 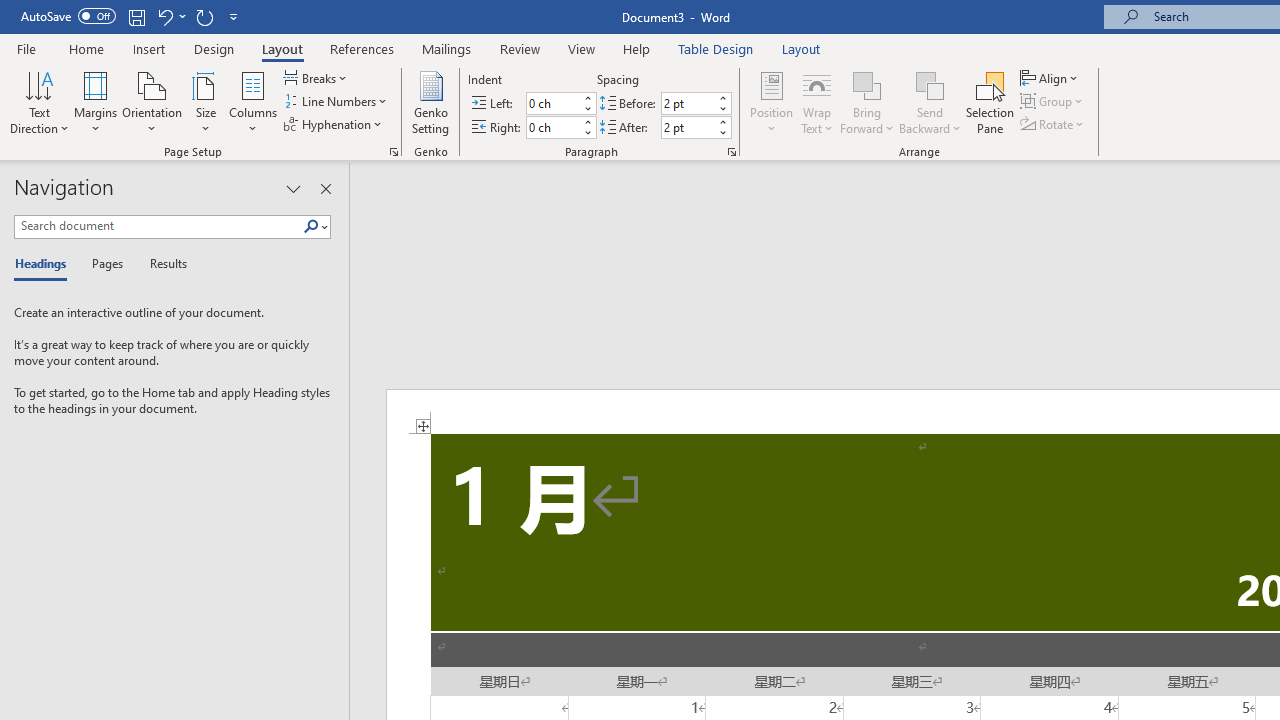 I want to click on 'Margins', so click(x=95, y=103).